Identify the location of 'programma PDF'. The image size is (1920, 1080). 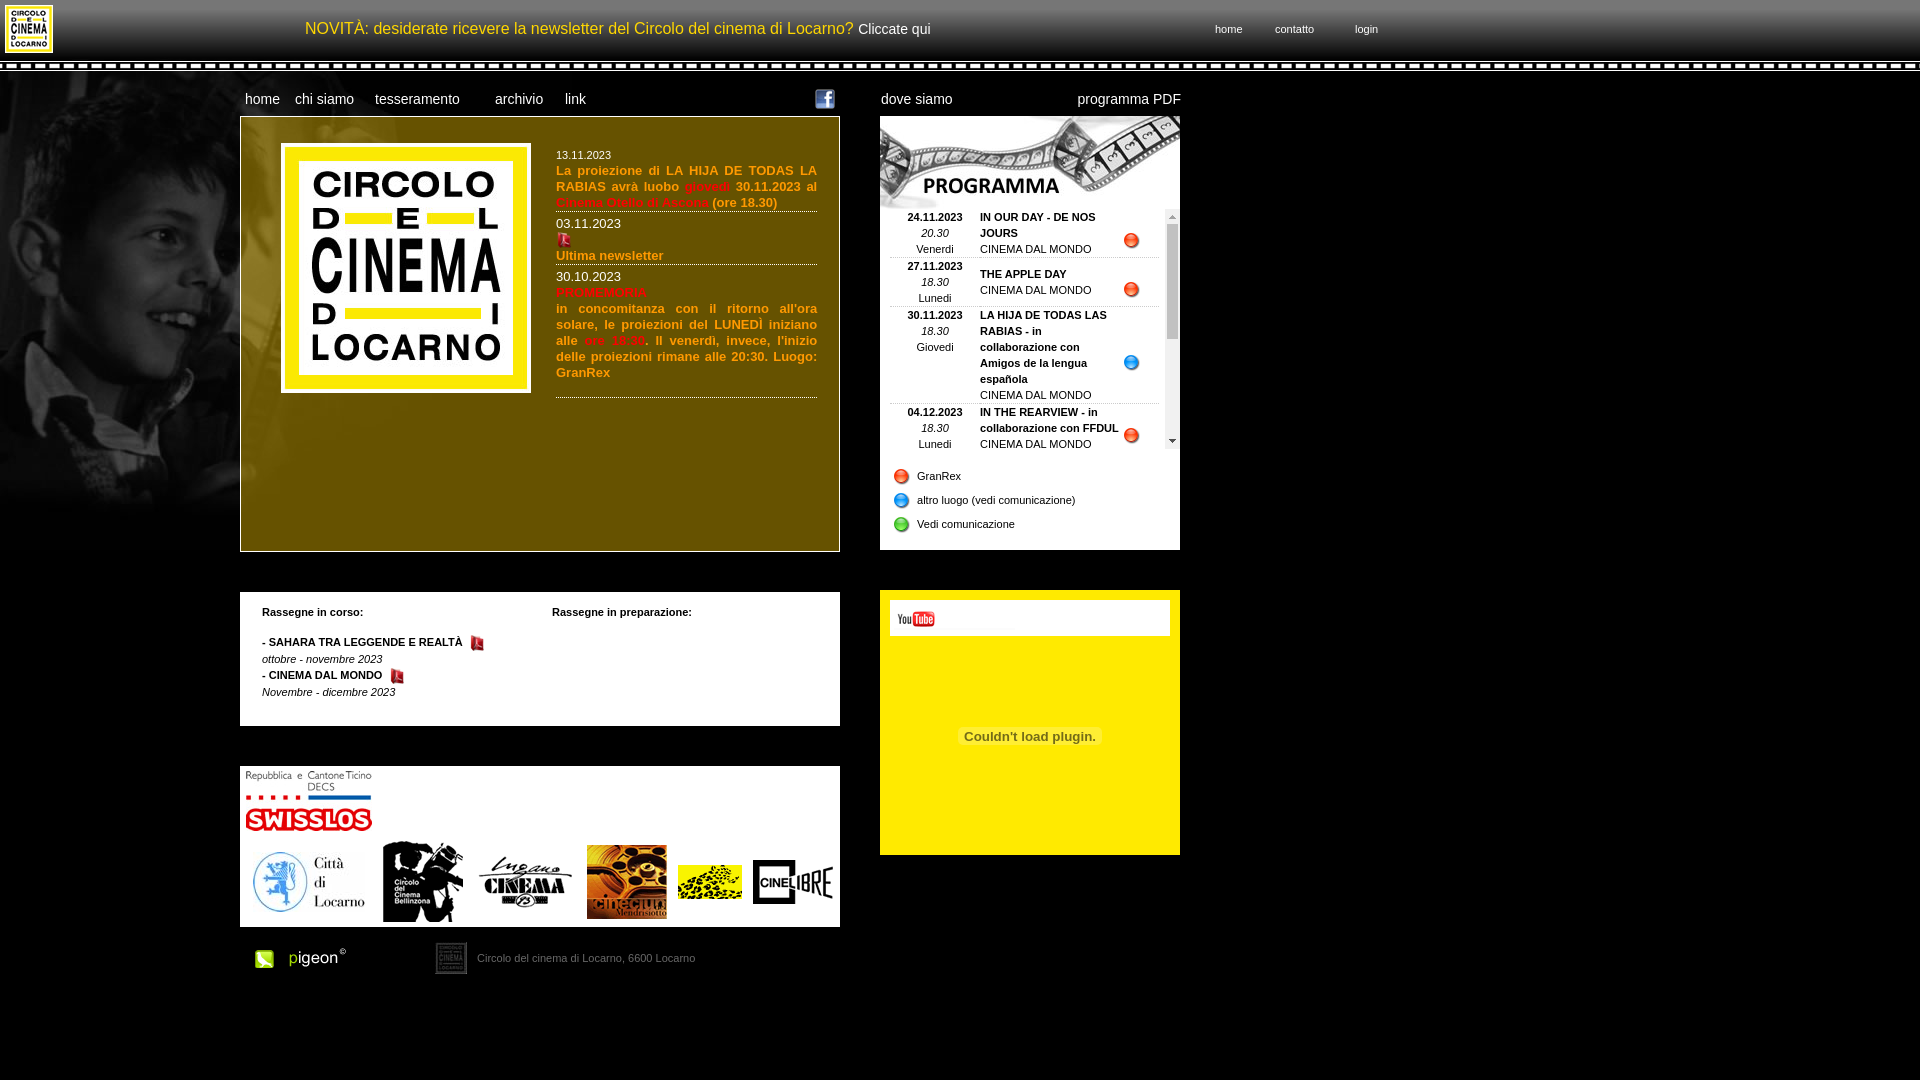
(1129, 97).